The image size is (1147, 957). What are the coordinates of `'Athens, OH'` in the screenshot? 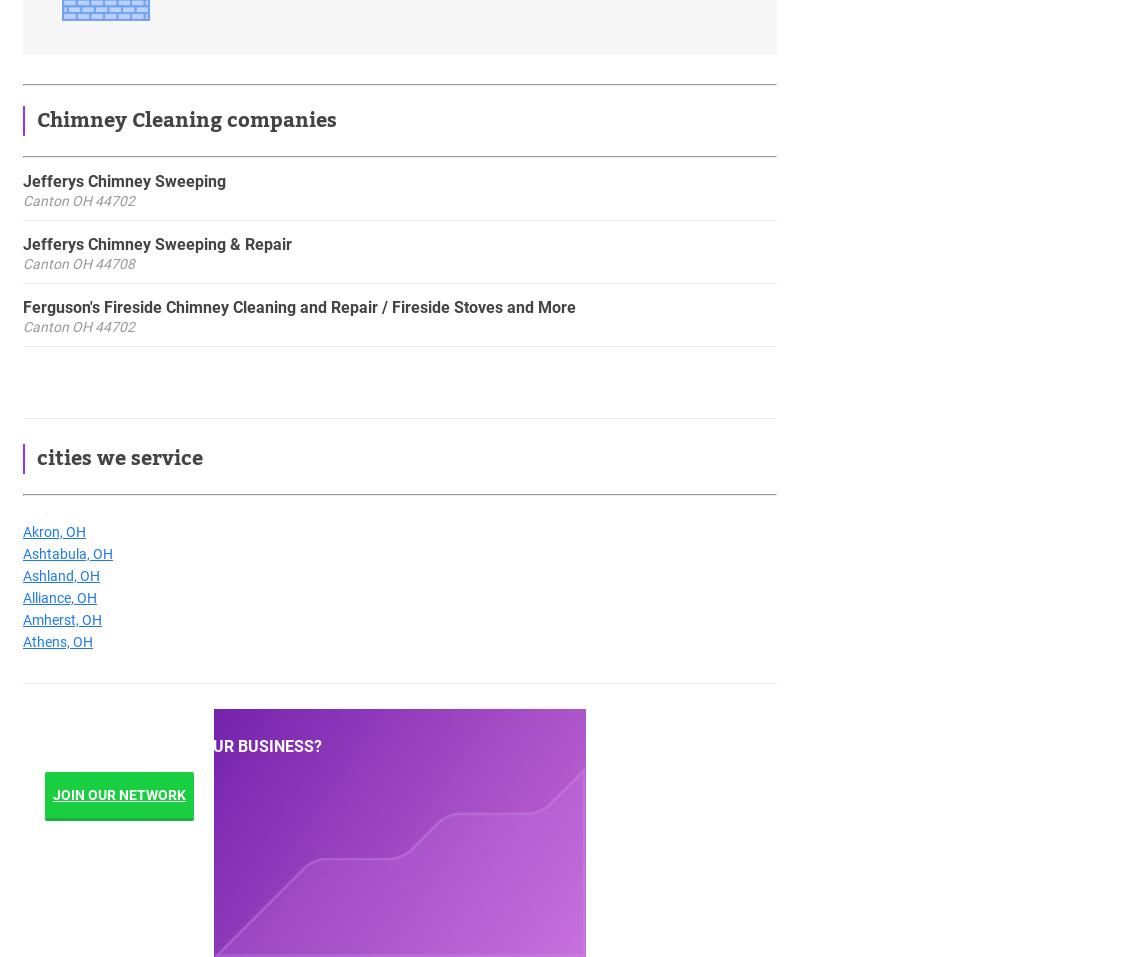 It's located at (23, 639).